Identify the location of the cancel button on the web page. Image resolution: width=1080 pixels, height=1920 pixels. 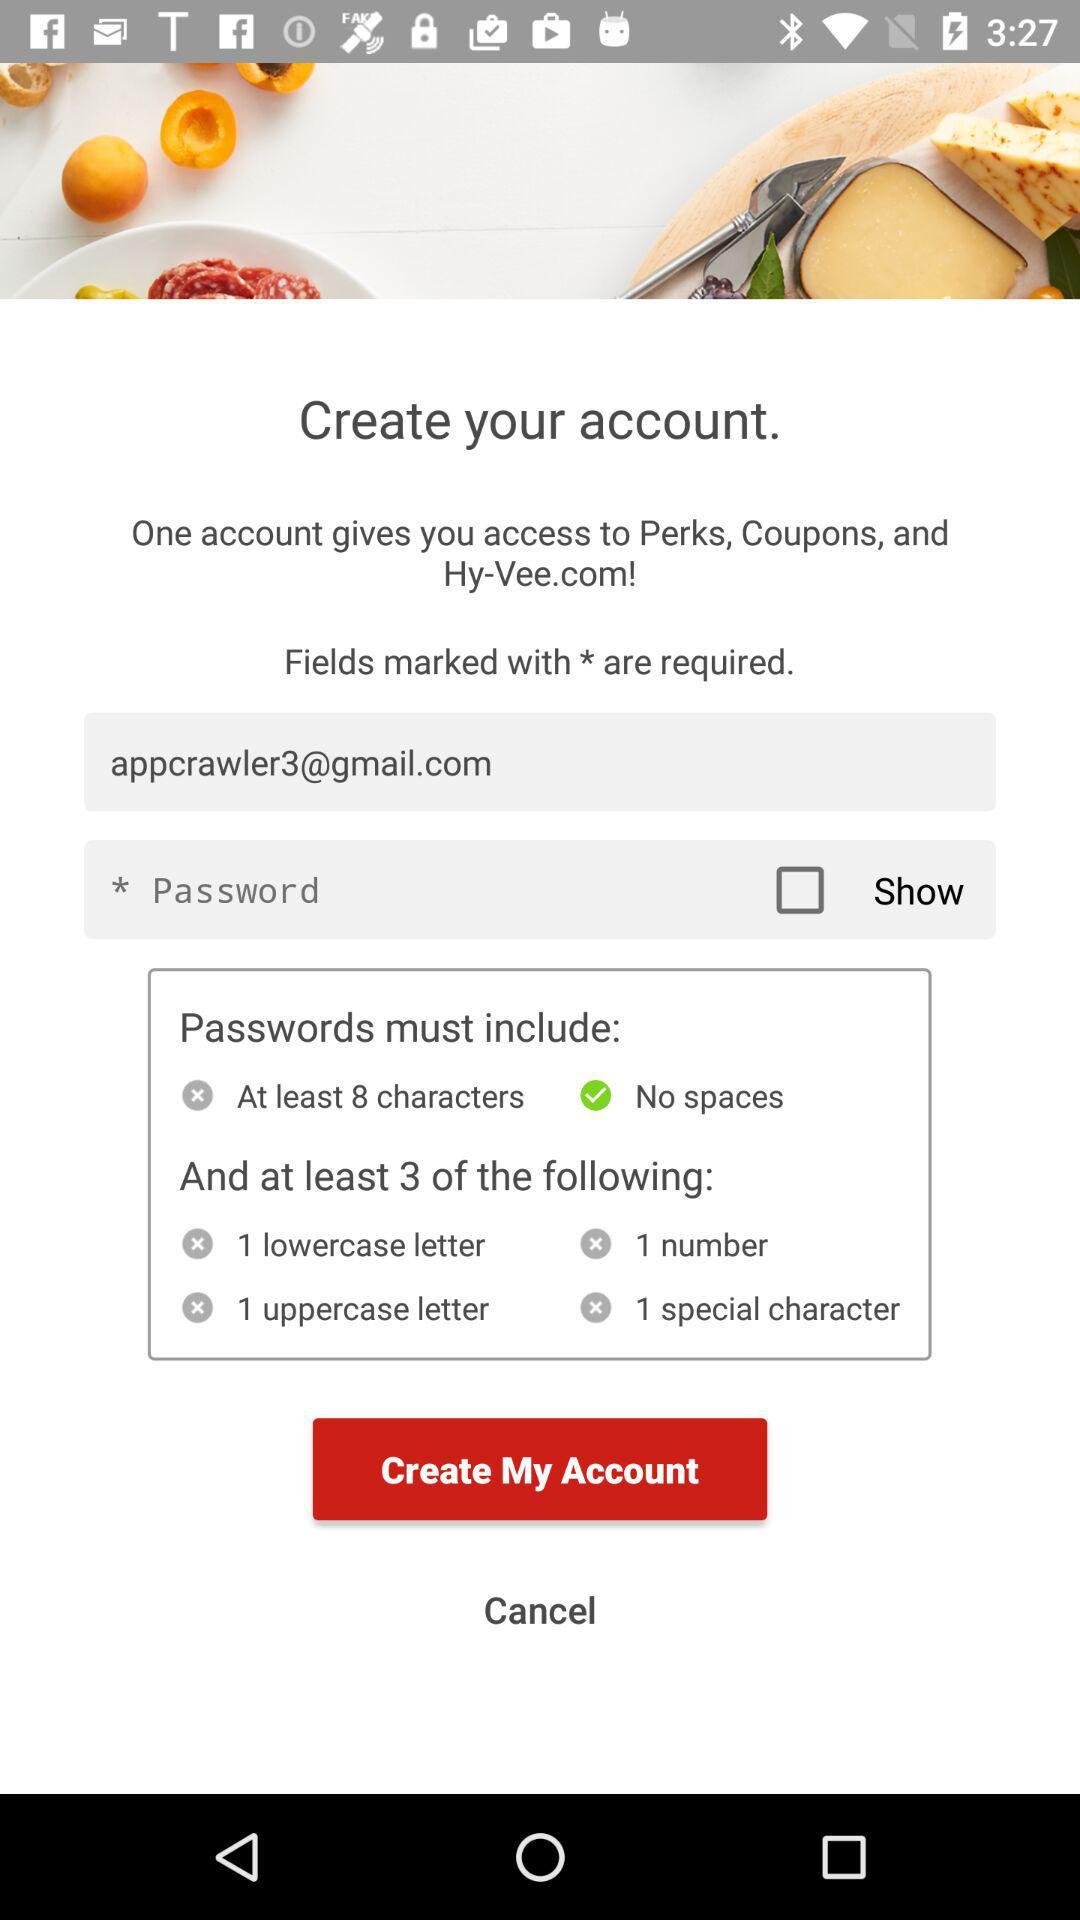
(540, 1609).